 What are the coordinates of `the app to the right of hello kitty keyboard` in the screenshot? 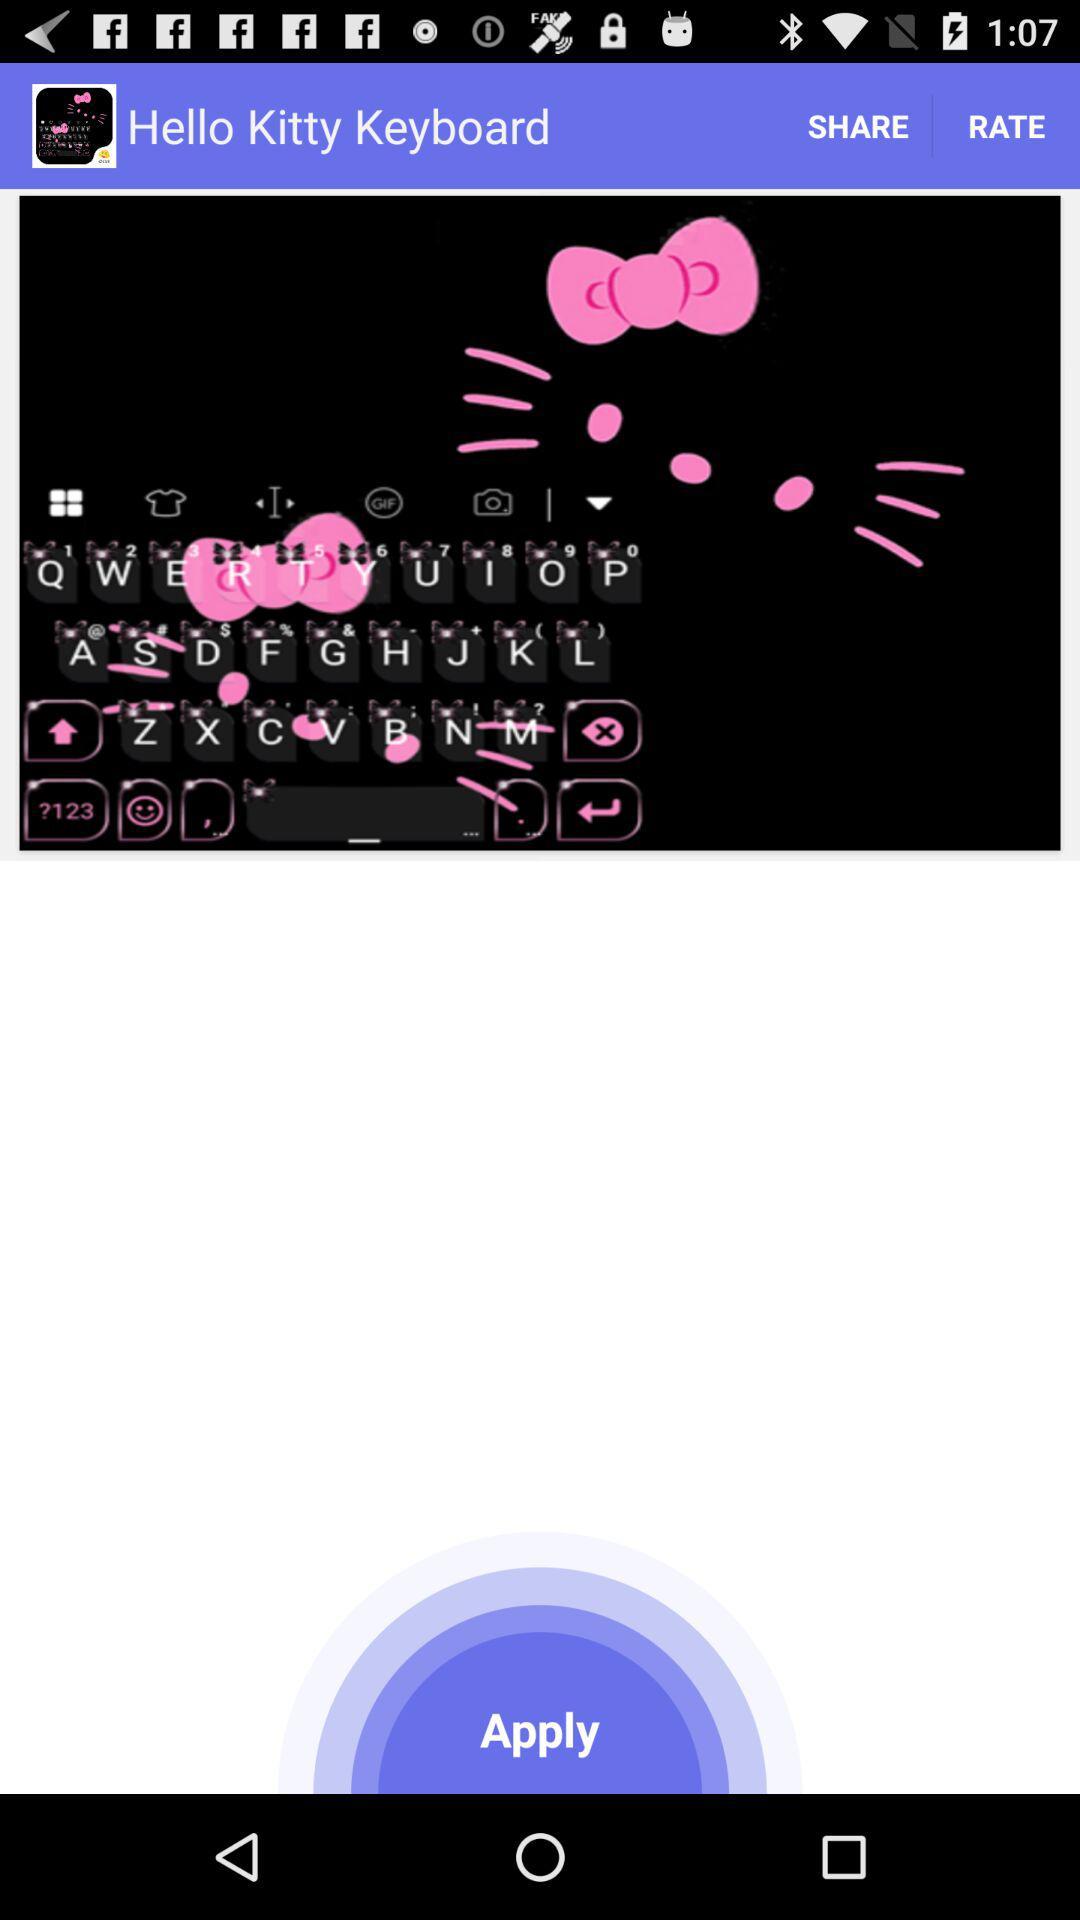 It's located at (856, 124).